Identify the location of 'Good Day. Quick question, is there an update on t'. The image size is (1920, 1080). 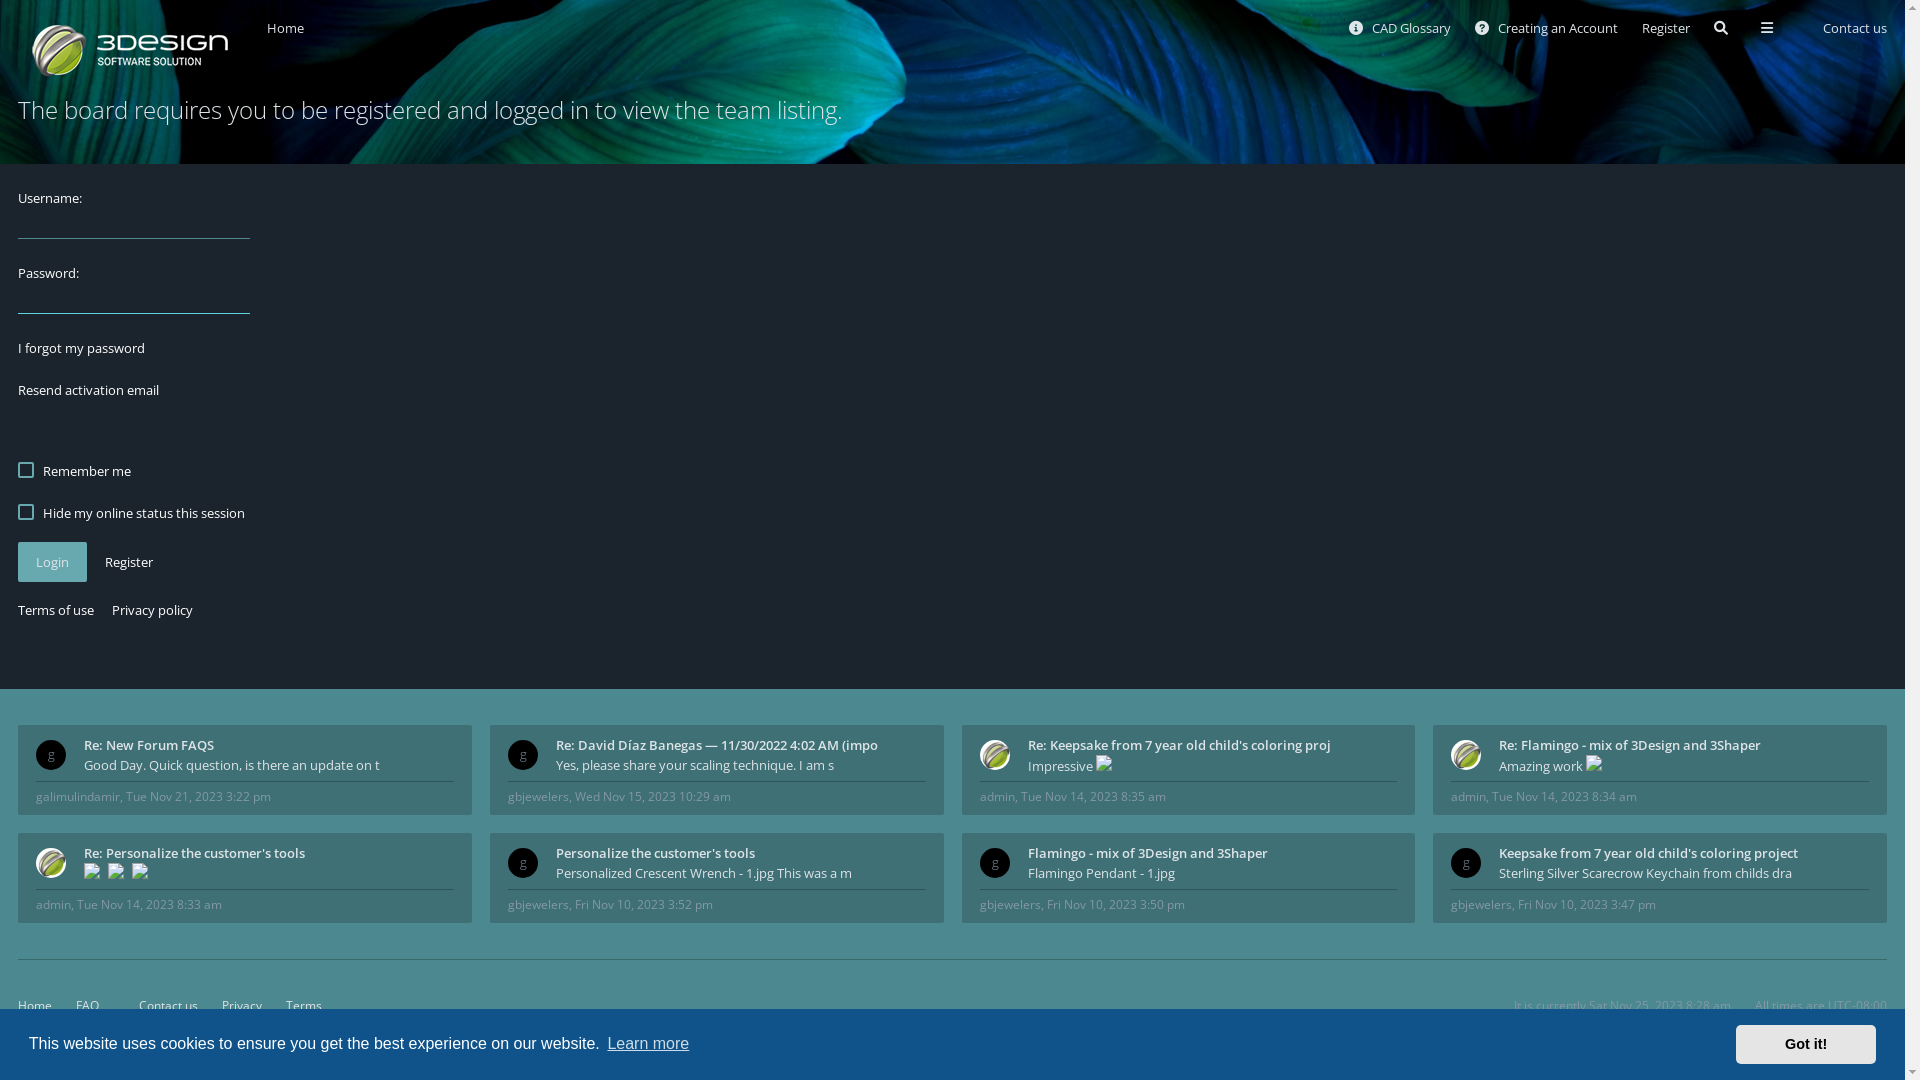
(267, 764).